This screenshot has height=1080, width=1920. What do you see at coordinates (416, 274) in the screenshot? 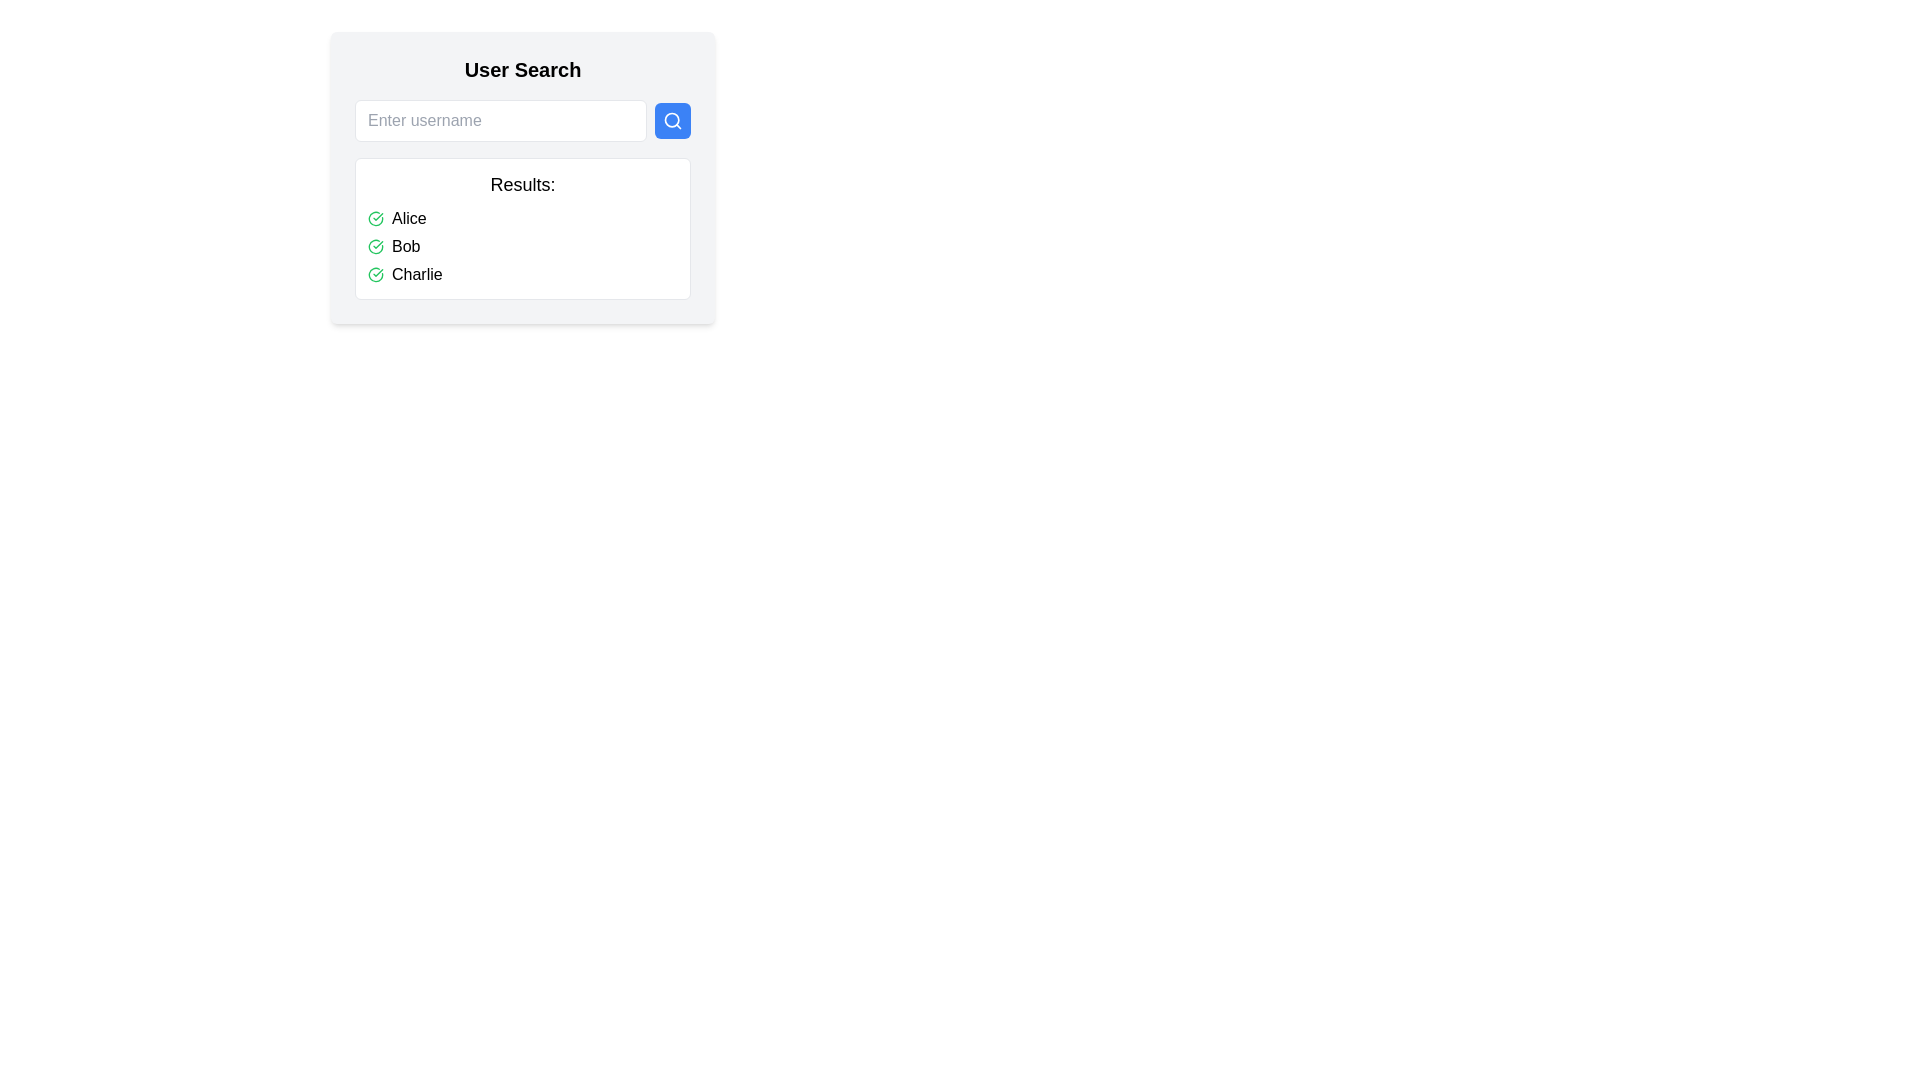
I see `the text label displaying the name 'Charlie'` at bounding box center [416, 274].